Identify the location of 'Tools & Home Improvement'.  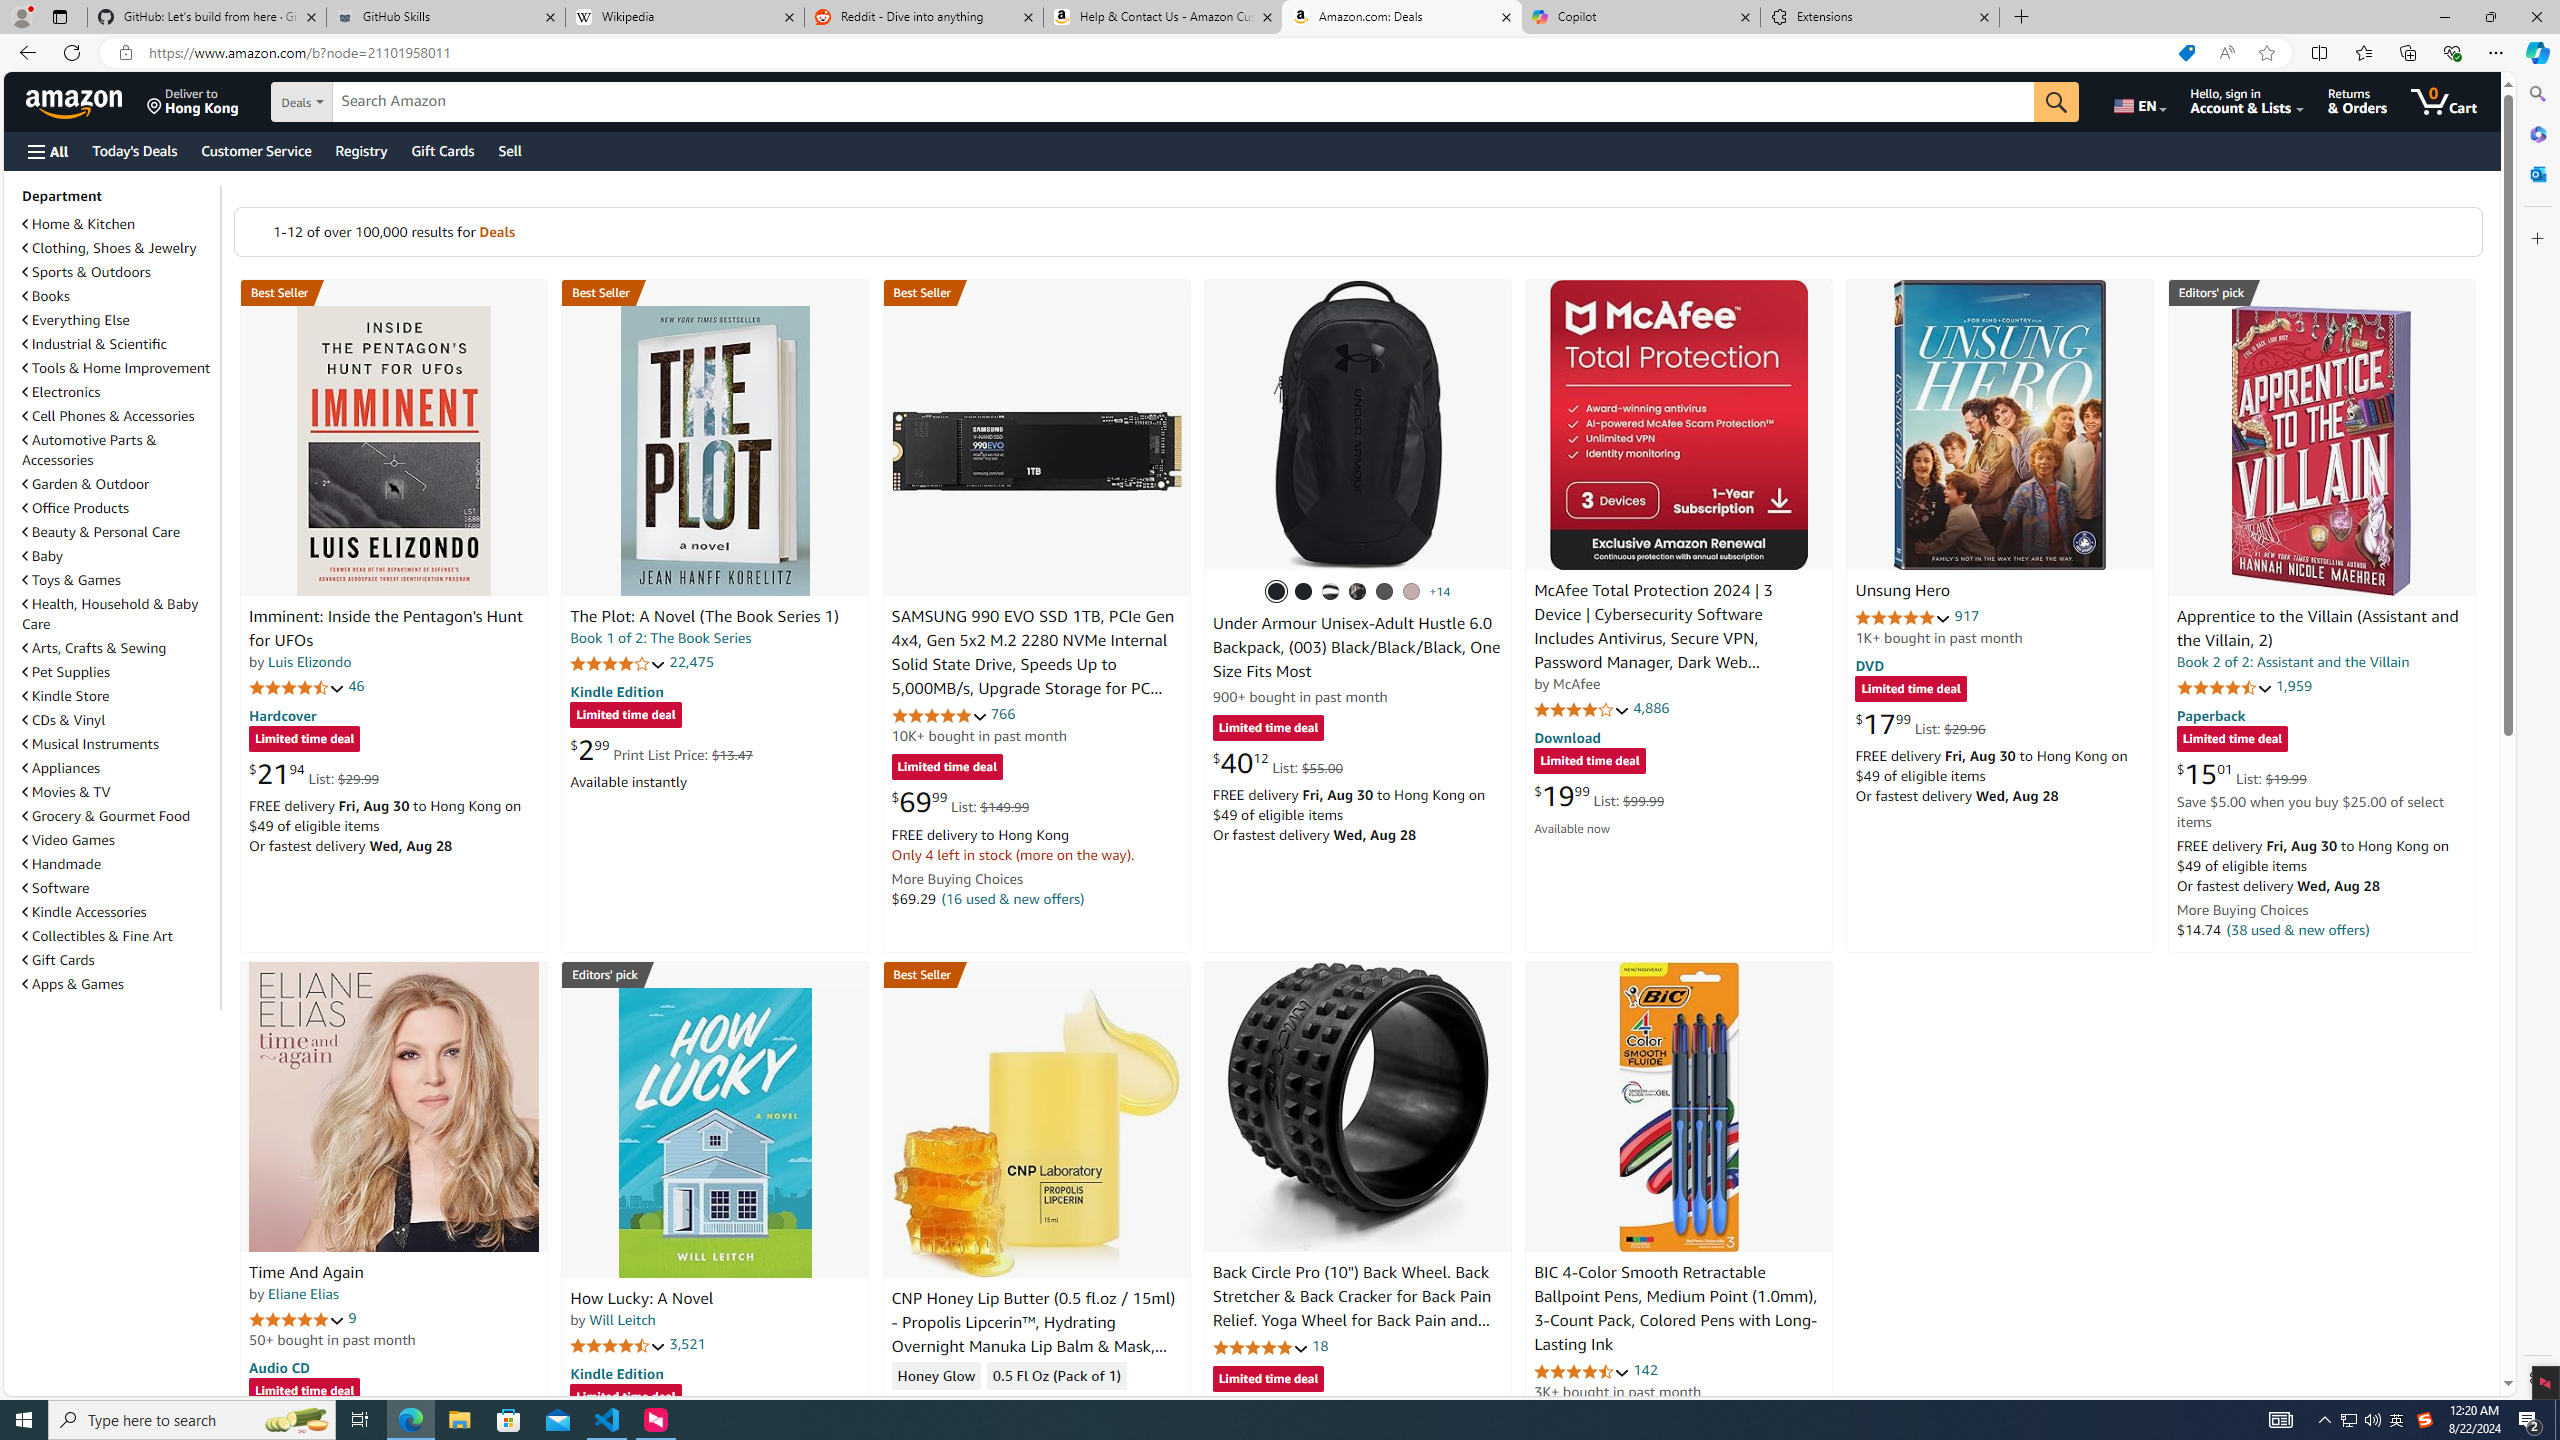
(115, 367).